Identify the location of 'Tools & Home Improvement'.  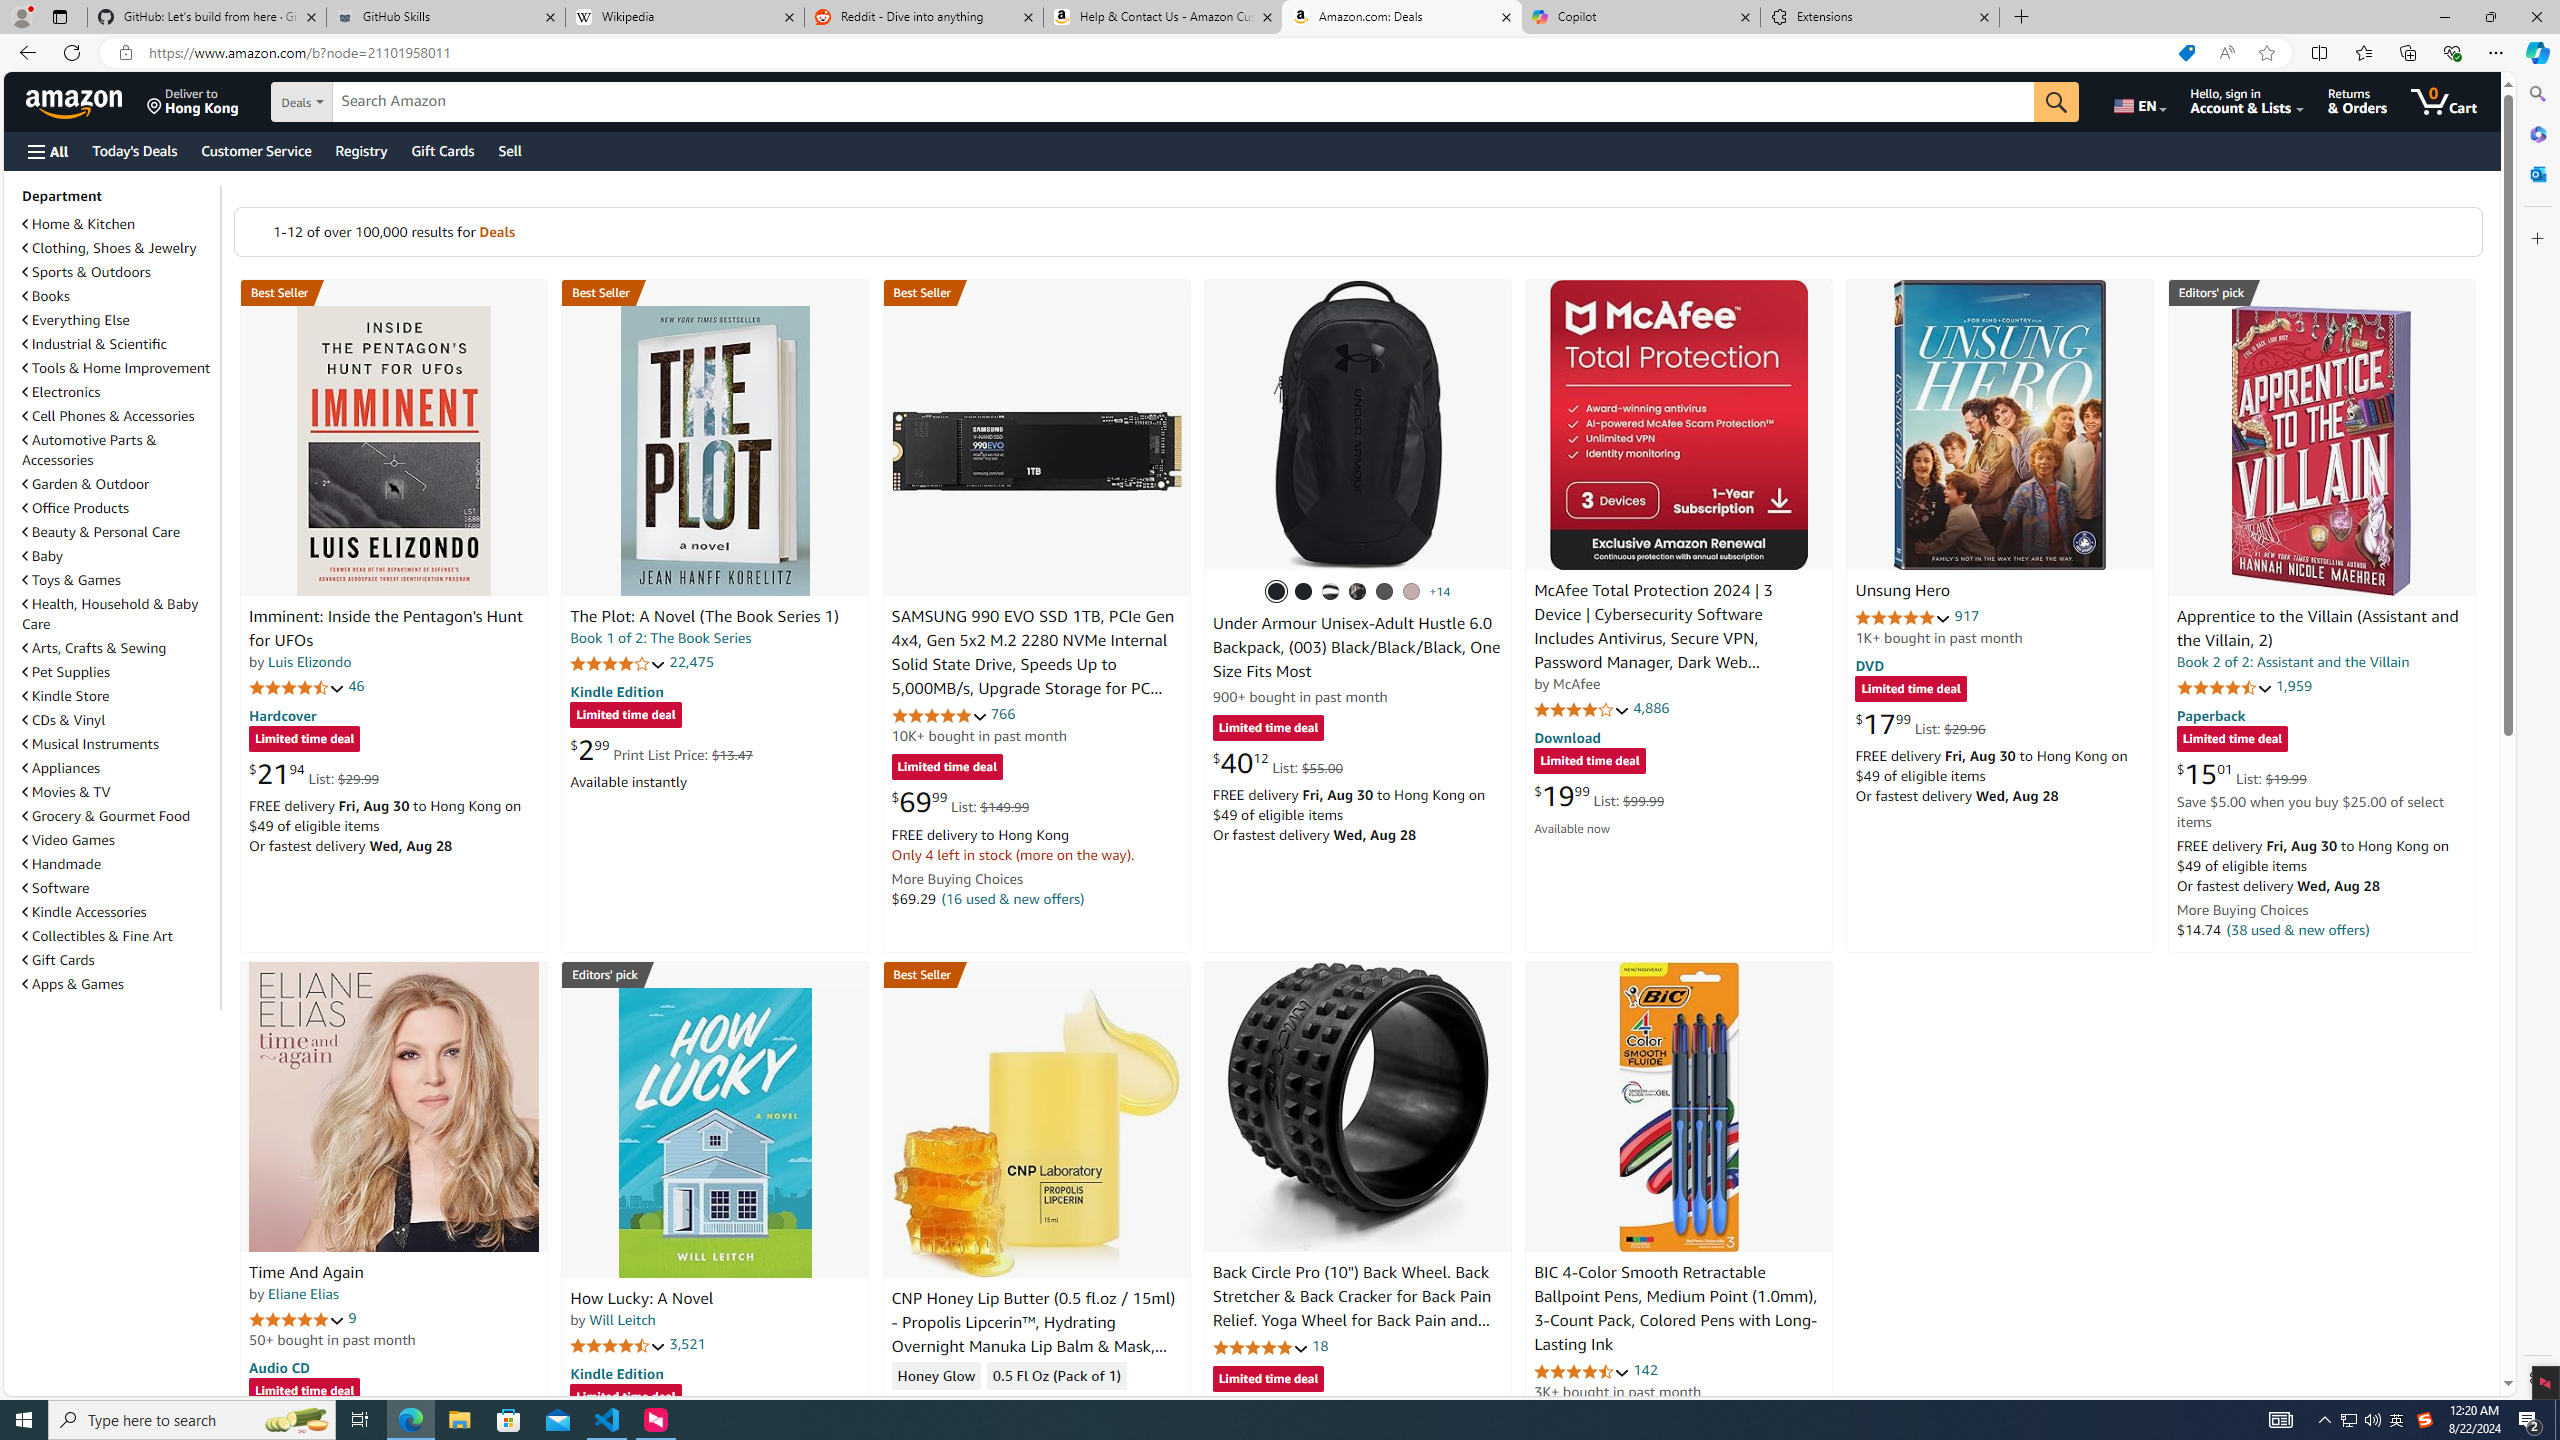
(115, 367).